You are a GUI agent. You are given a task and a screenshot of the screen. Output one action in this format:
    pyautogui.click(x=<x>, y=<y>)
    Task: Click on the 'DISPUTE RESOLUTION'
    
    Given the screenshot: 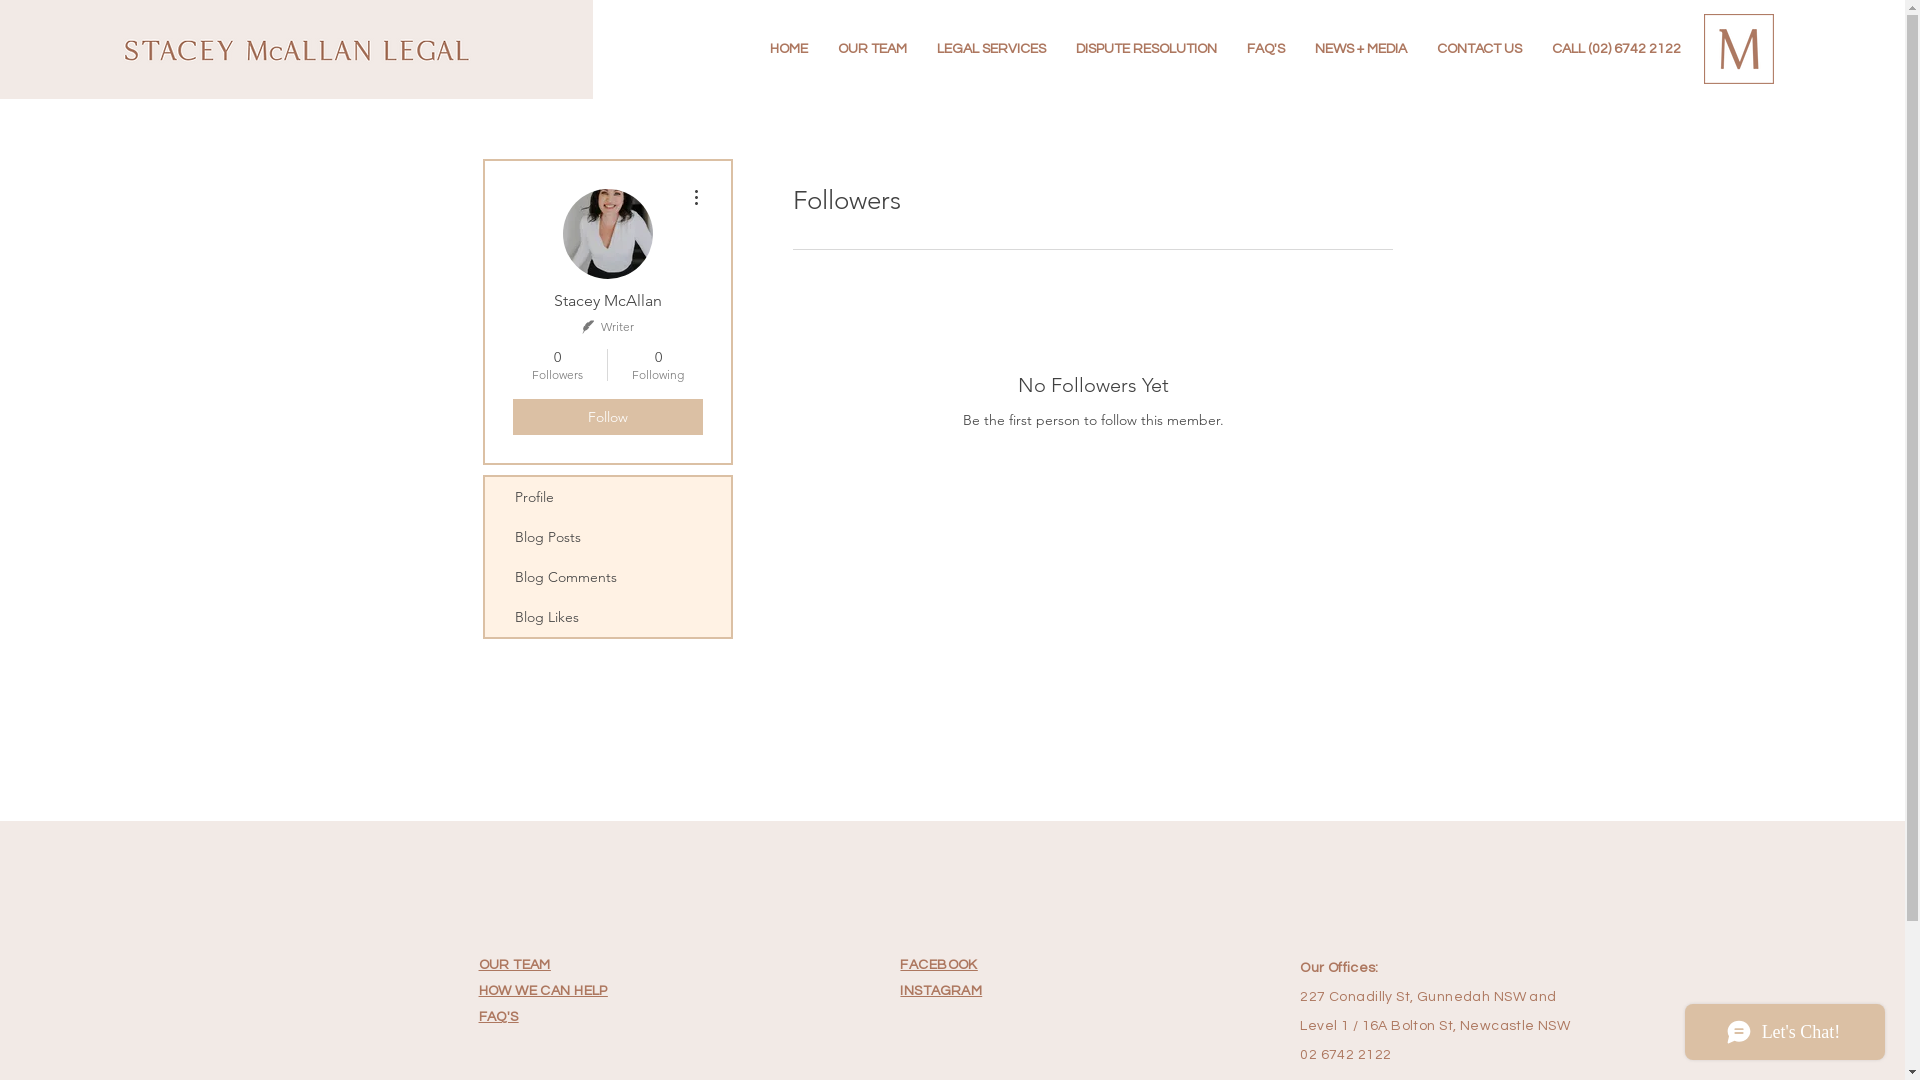 What is the action you would take?
    pyautogui.click(x=1146, y=48)
    